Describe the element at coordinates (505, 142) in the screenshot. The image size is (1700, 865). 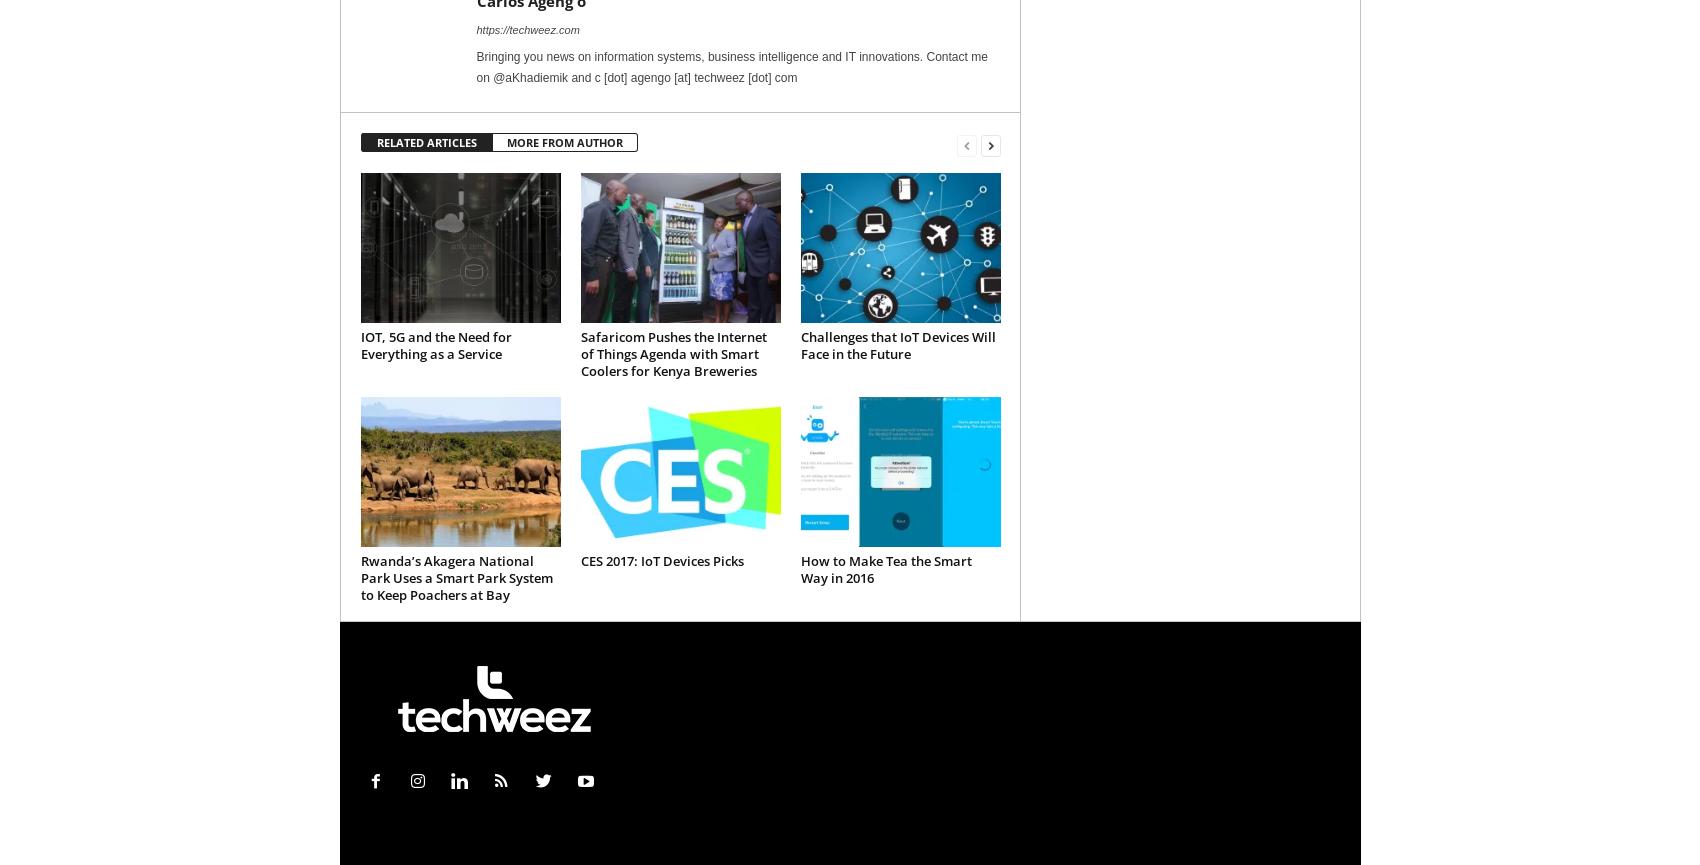
I see `'MORE FROM AUTHOR'` at that location.